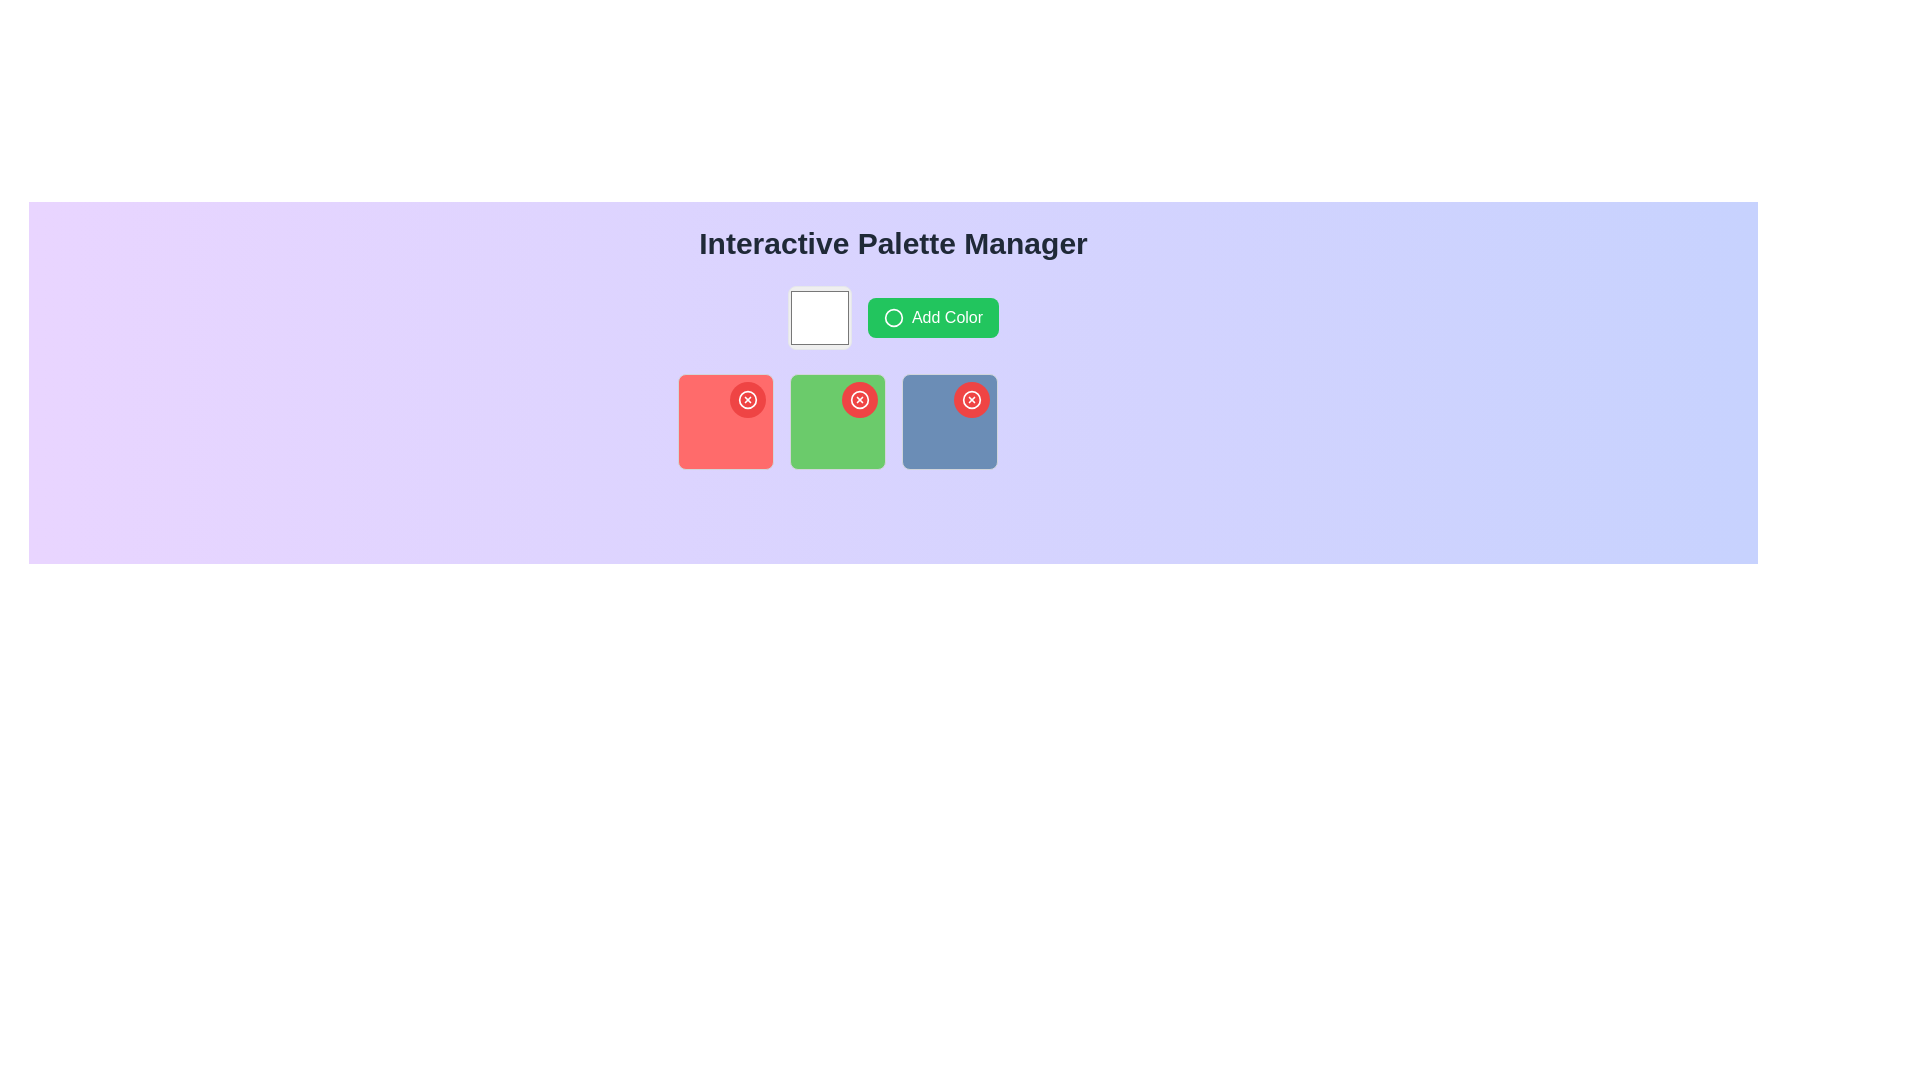  I want to click on the circular icon styled as an outlined circle with a green fill color, located inside the 'Add Color' button, to observe a tooltip or effect, so click(892, 316).